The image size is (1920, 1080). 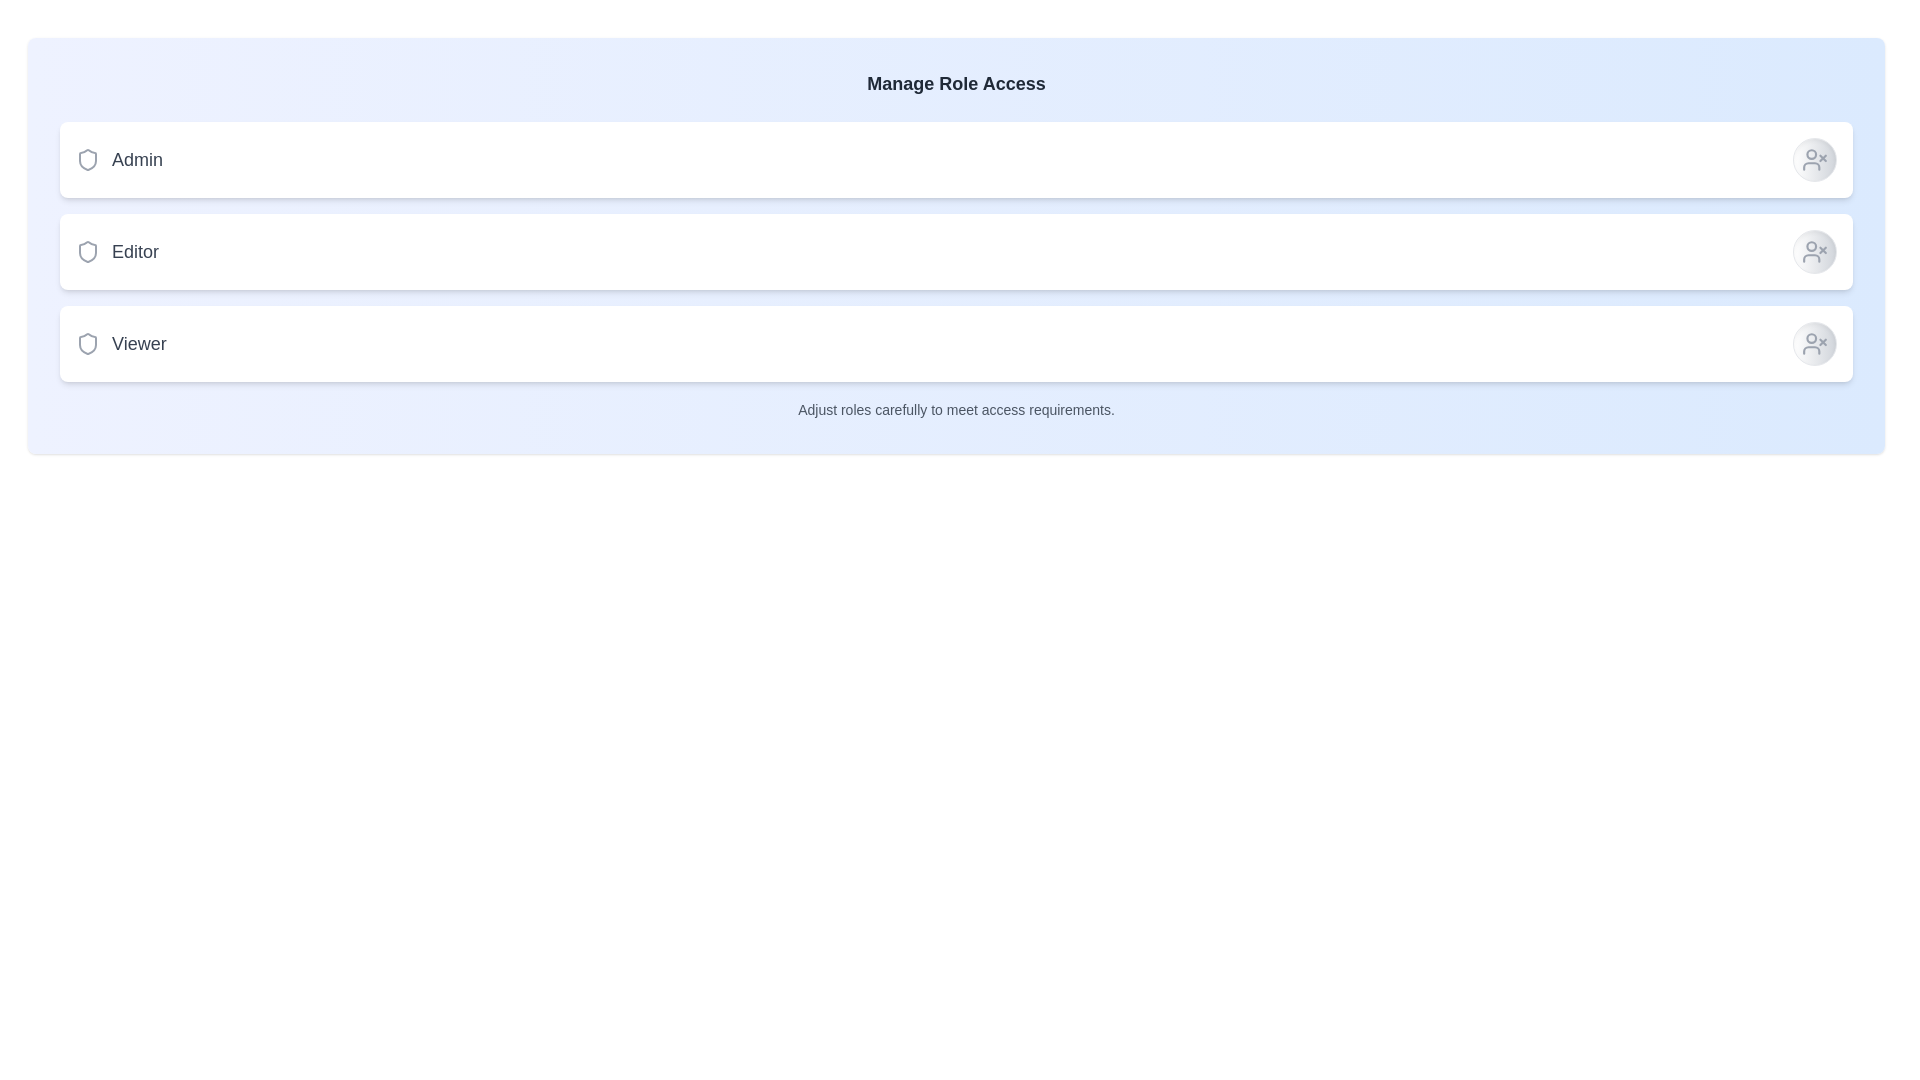 I want to click on the 'Viewer' role icon by, so click(x=86, y=342).